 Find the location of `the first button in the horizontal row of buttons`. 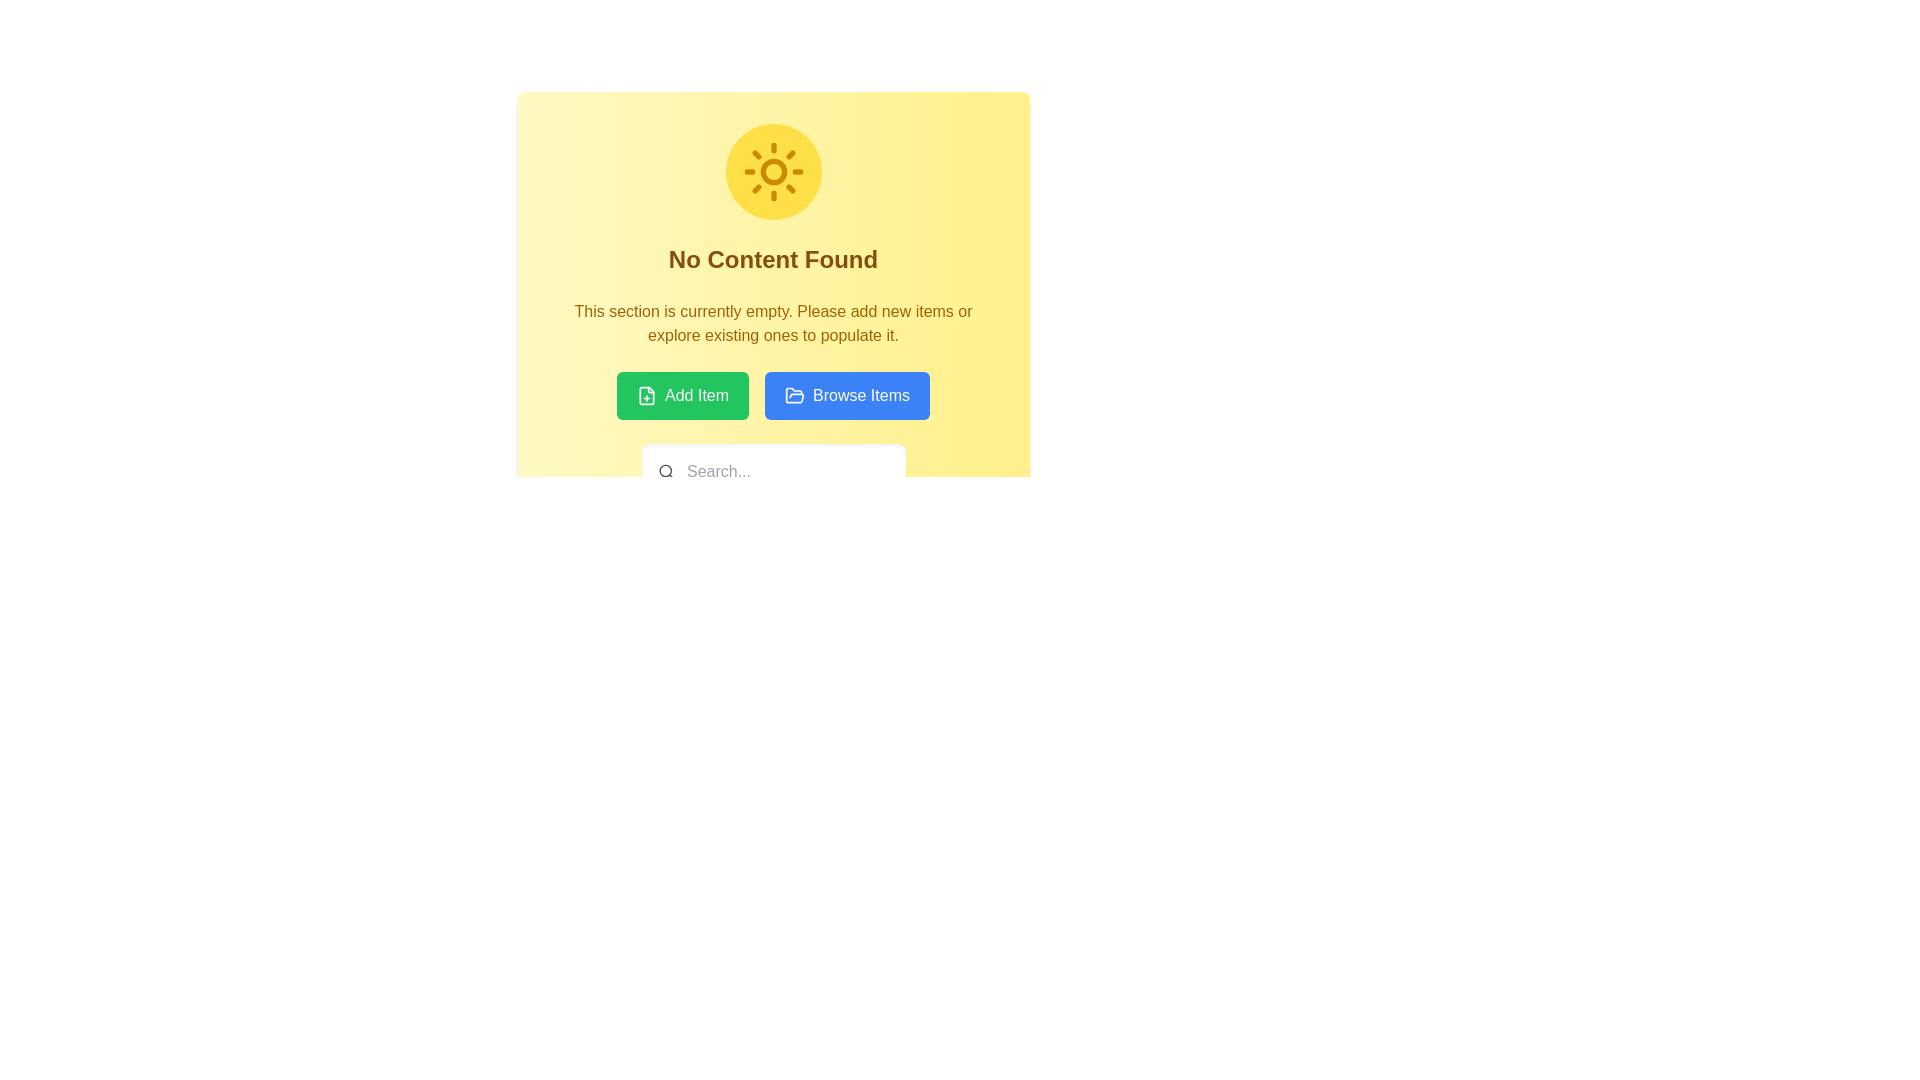

the first button in the horizontal row of buttons is located at coordinates (682, 396).